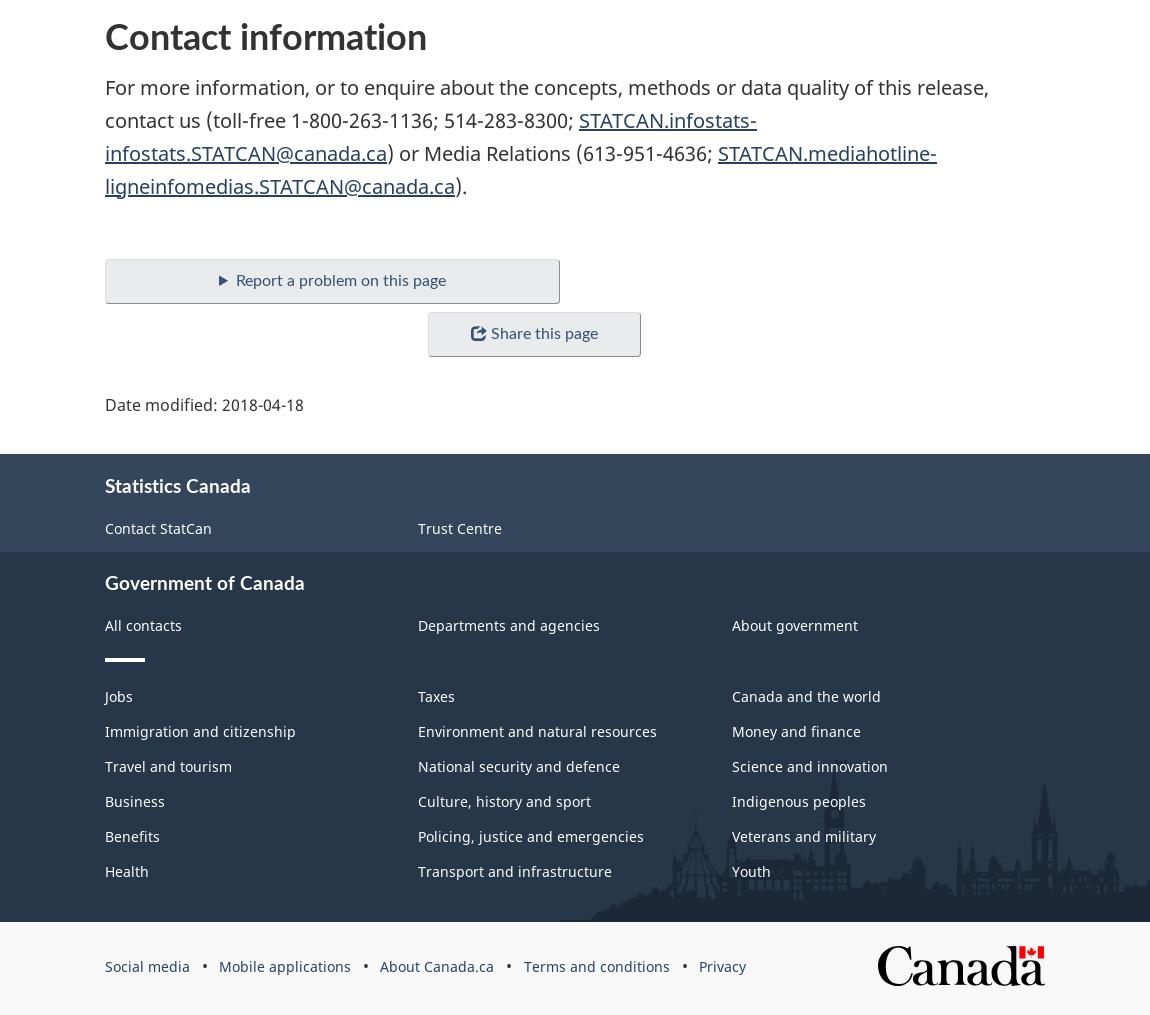 The width and height of the screenshot is (1150, 1015). What do you see at coordinates (749, 870) in the screenshot?
I see `'Youth'` at bounding box center [749, 870].